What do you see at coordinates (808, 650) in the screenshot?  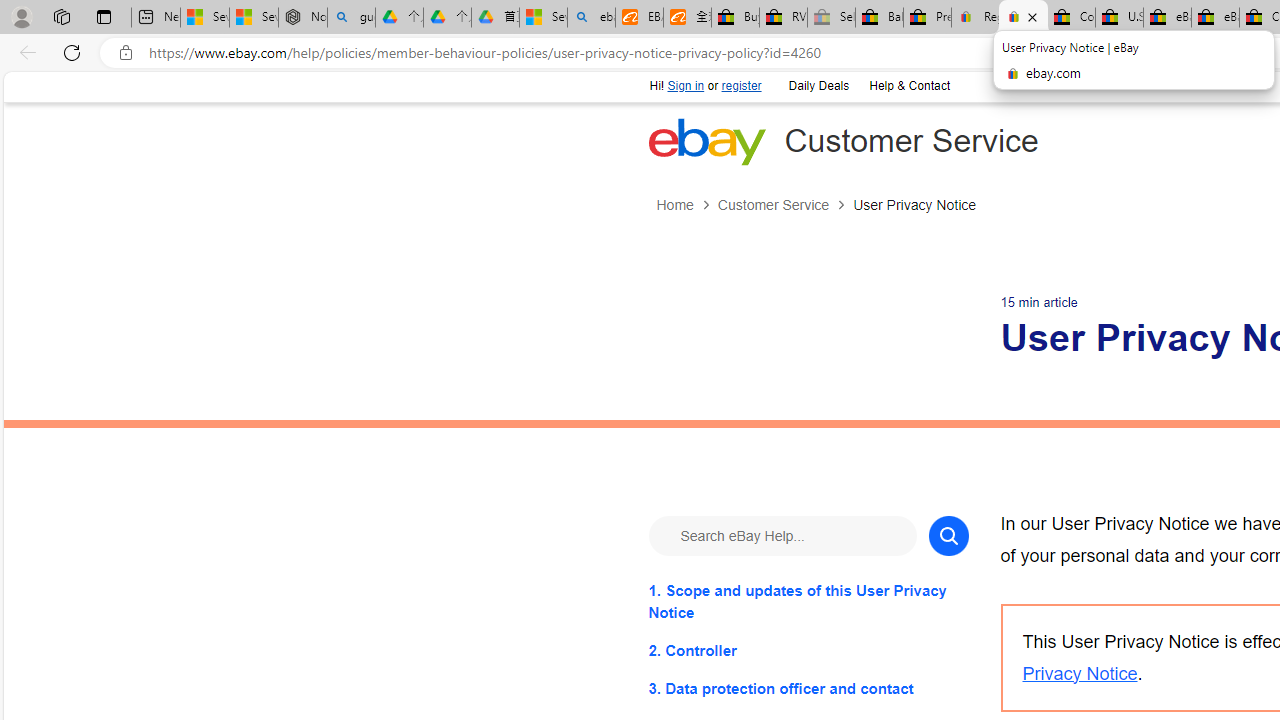 I see `'2. Controller'` at bounding box center [808, 650].